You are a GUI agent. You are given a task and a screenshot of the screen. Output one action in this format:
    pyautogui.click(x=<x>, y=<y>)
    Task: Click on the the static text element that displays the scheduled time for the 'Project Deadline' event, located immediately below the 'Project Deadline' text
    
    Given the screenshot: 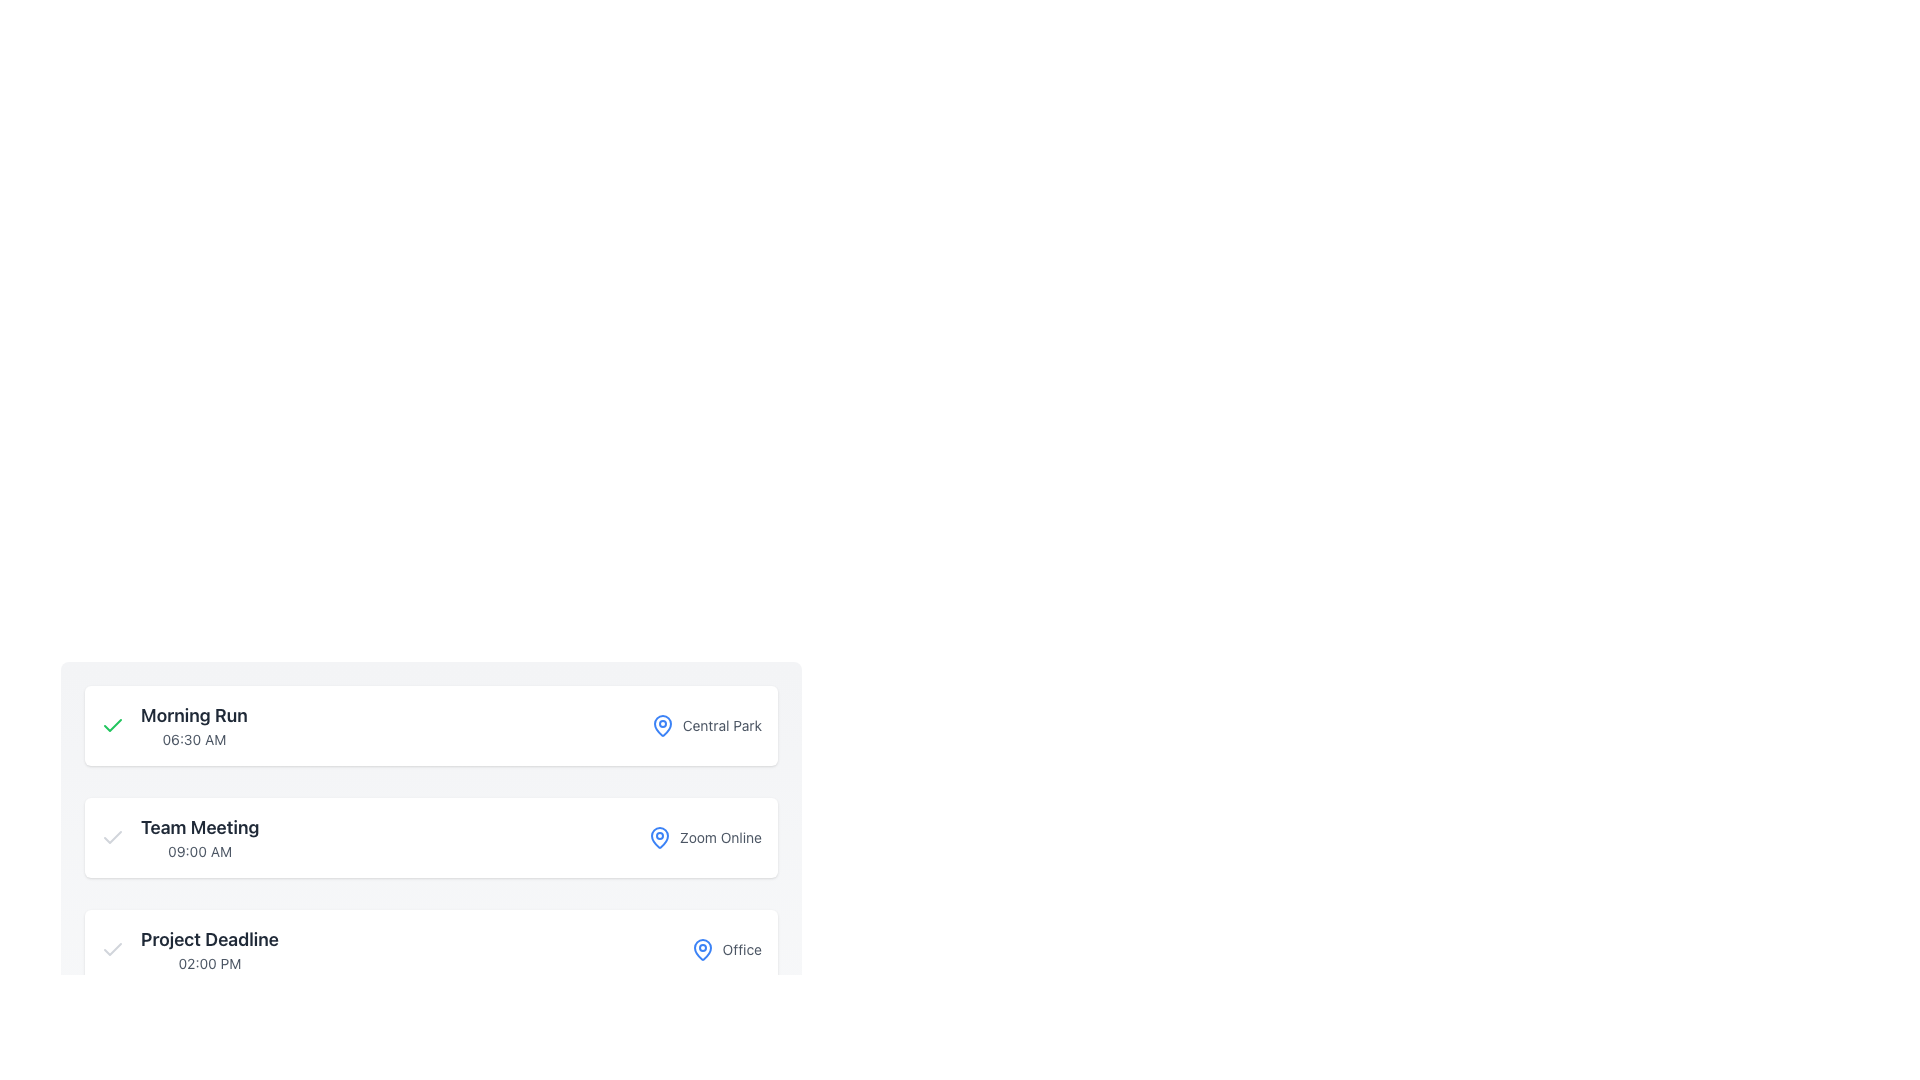 What is the action you would take?
    pyautogui.click(x=210, y=963)
    